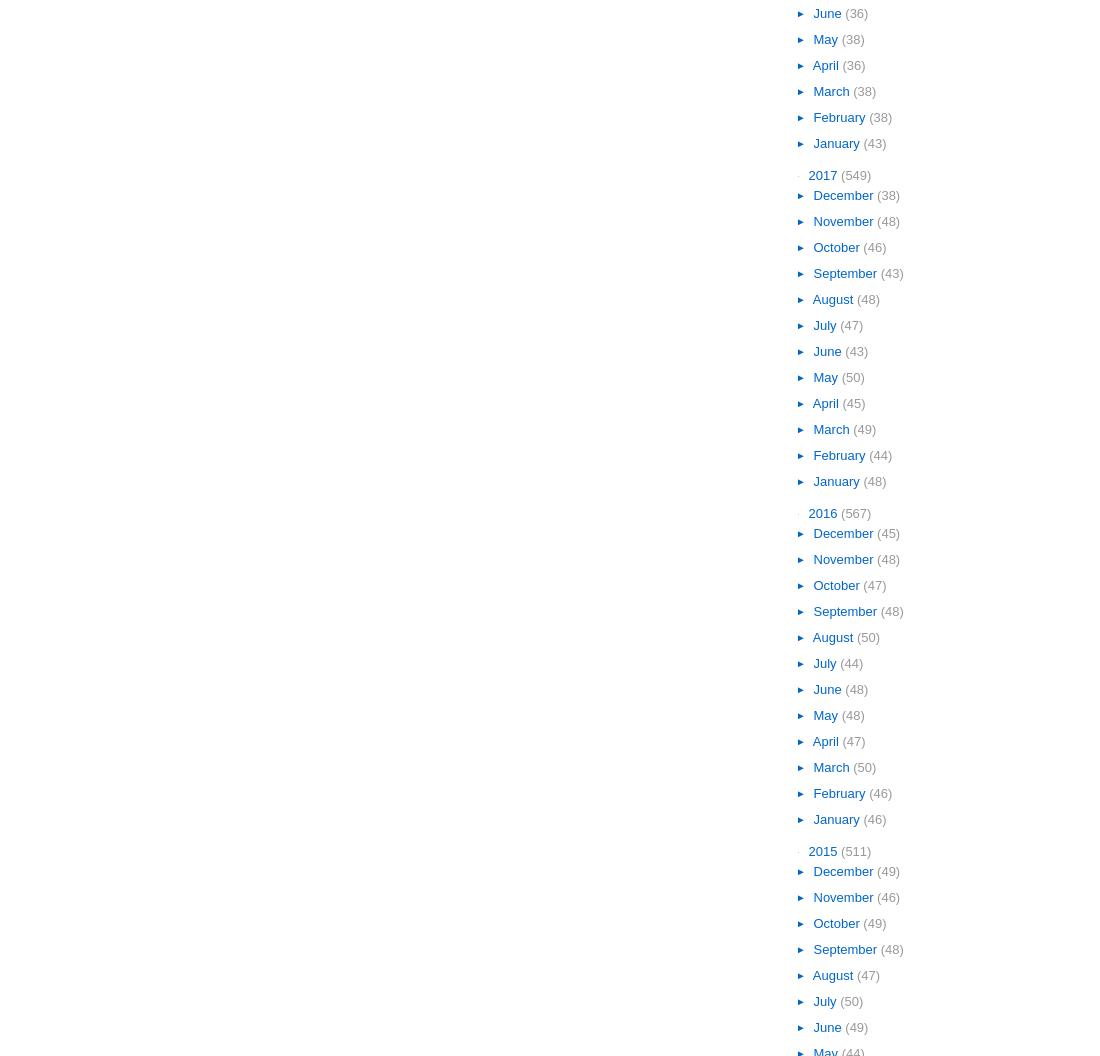 The width and height of the screenshot is (1100, 1056). I want to click on '2017', so click(824, 175).